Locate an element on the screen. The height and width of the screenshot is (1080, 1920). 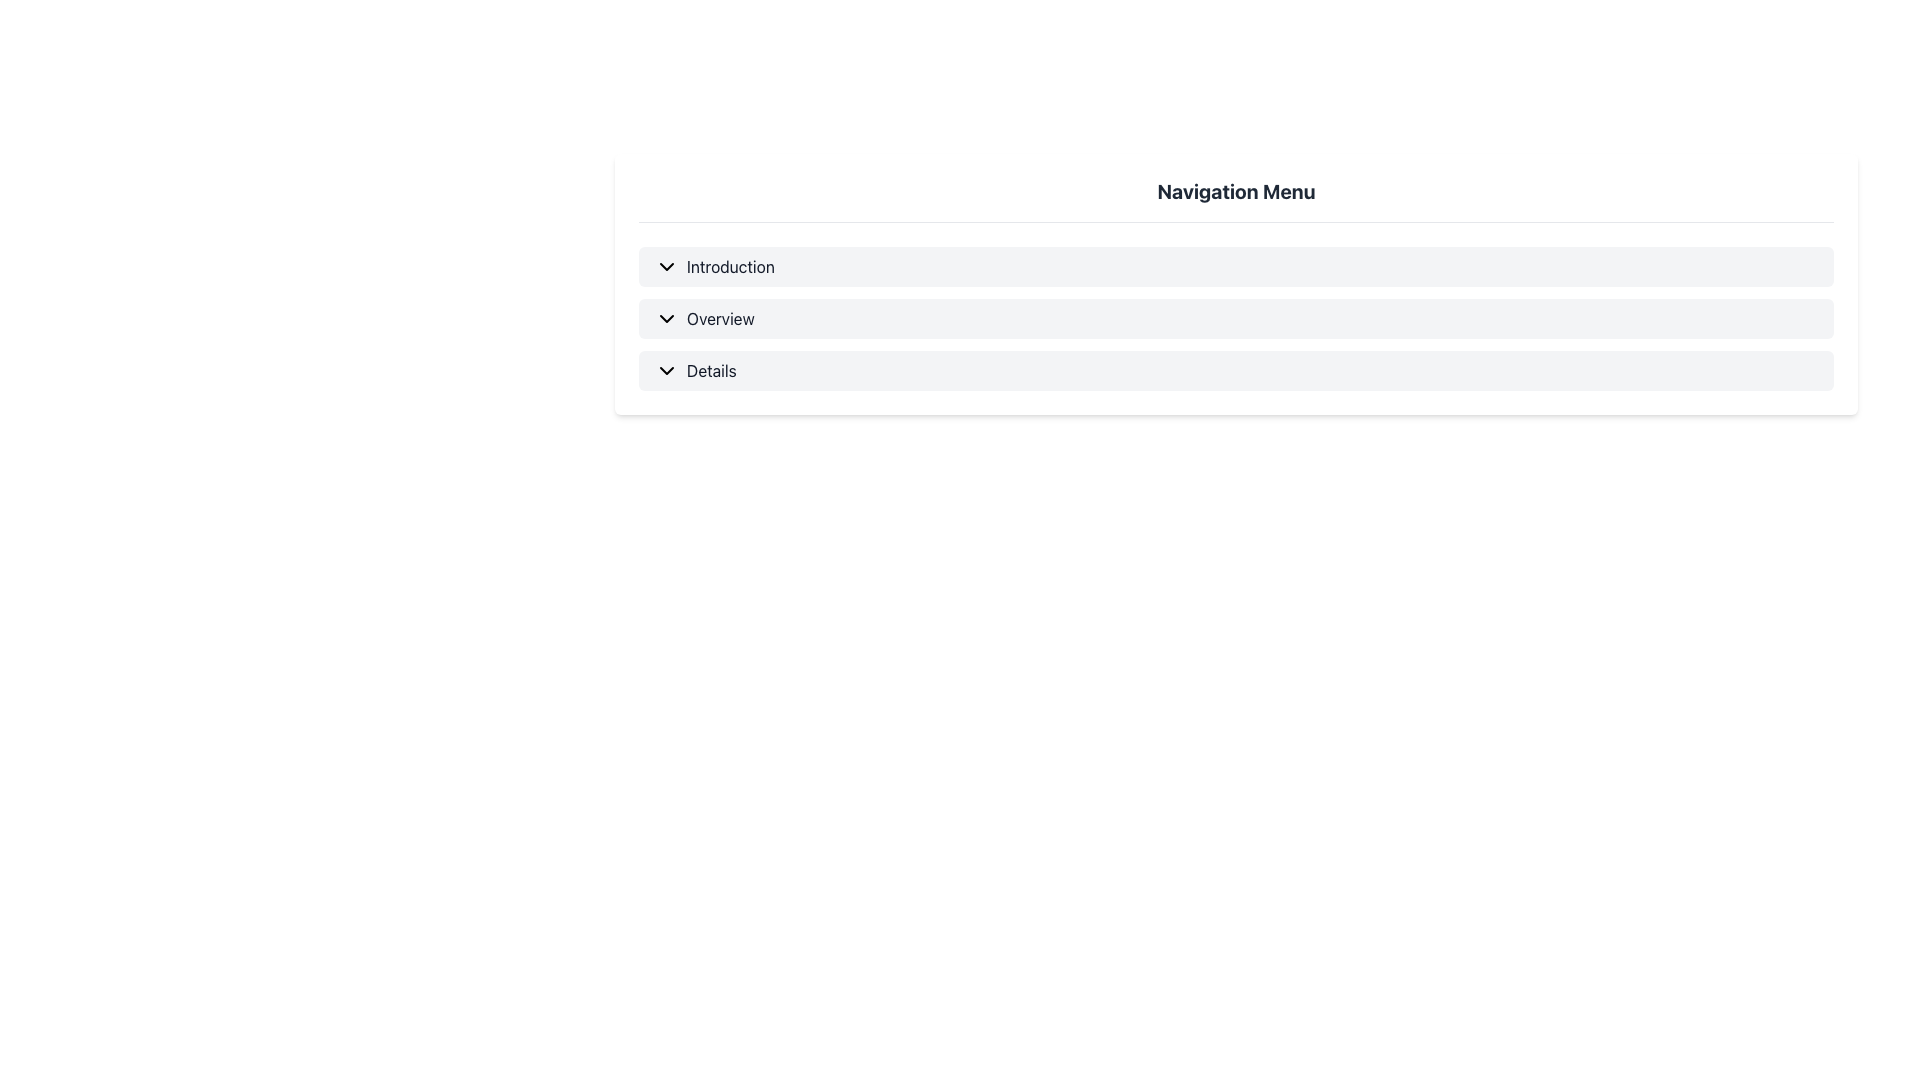
the third label hyperlink in the vertical navigation menu is located at coordinates (711, 370).